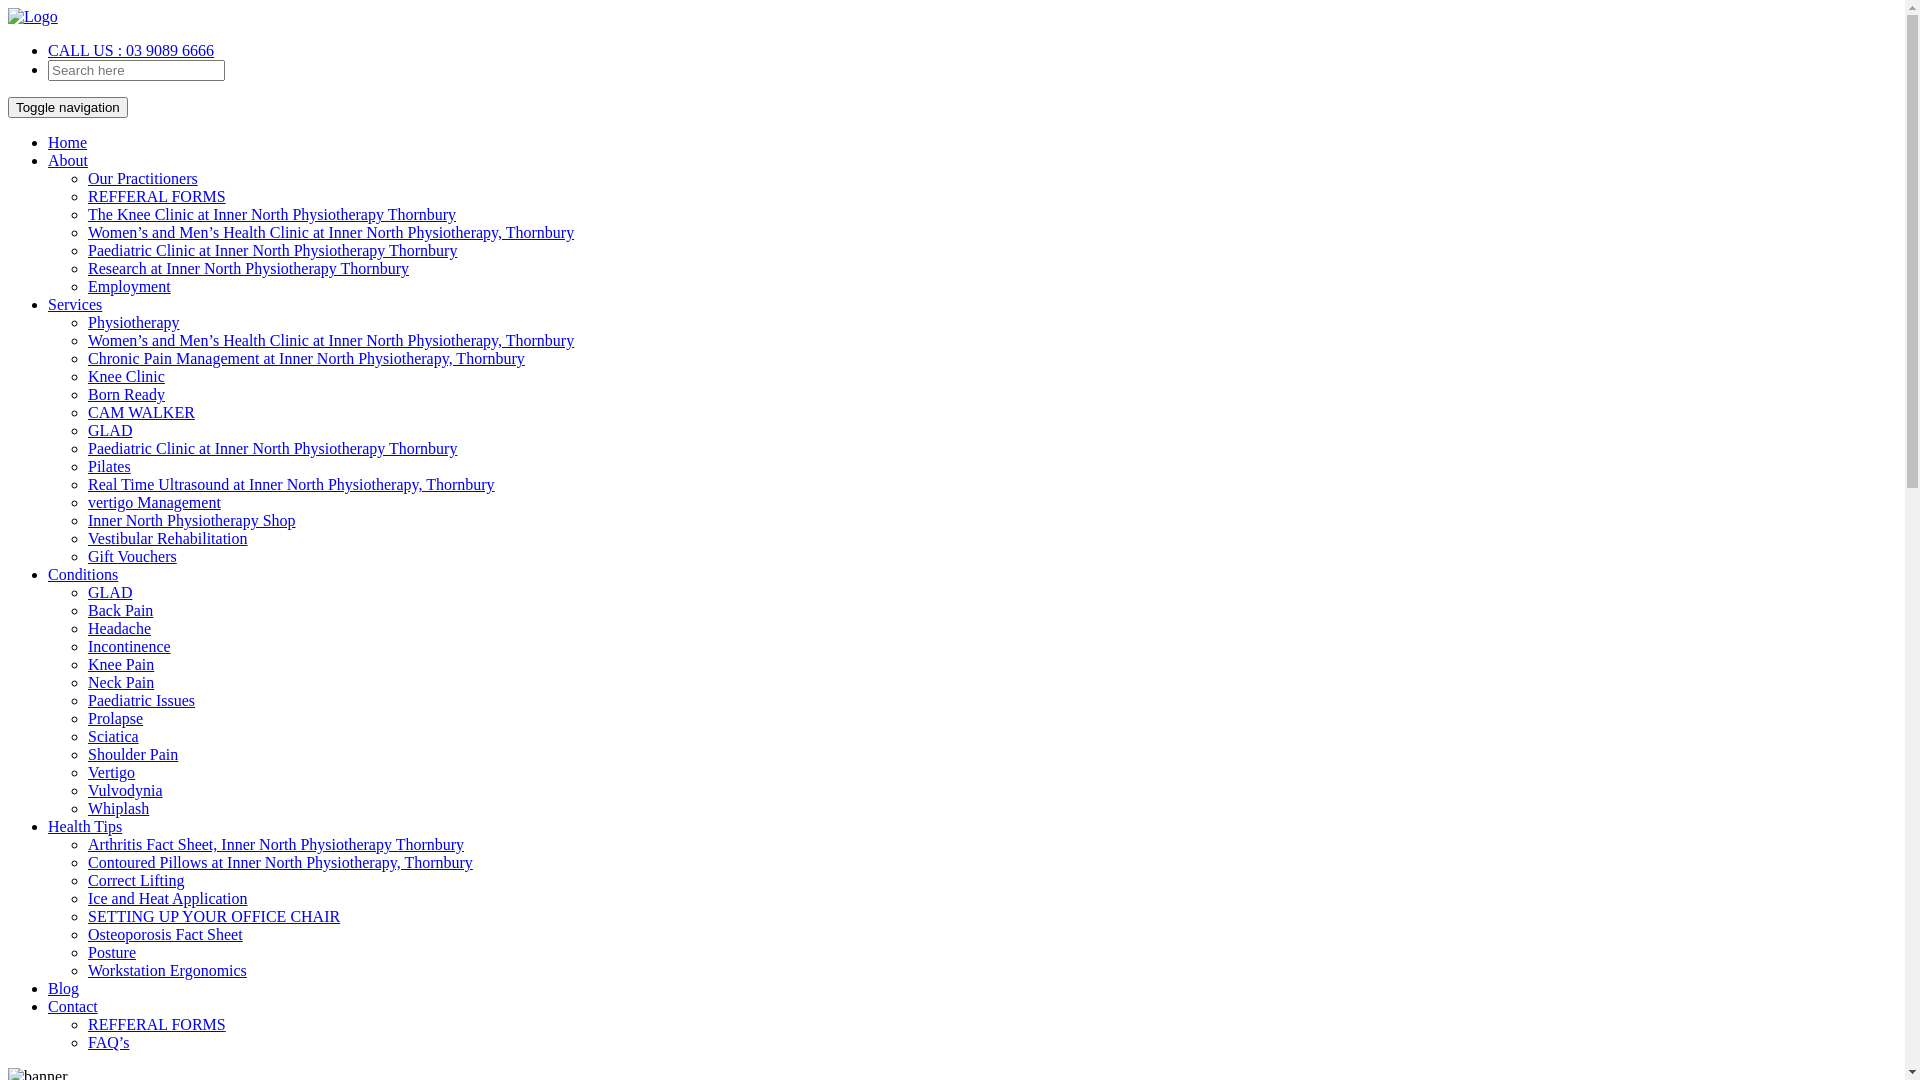 The width and height of the screenshot is (1920, 1080). I want to click on 'Neck Pain', so click(119, 681).